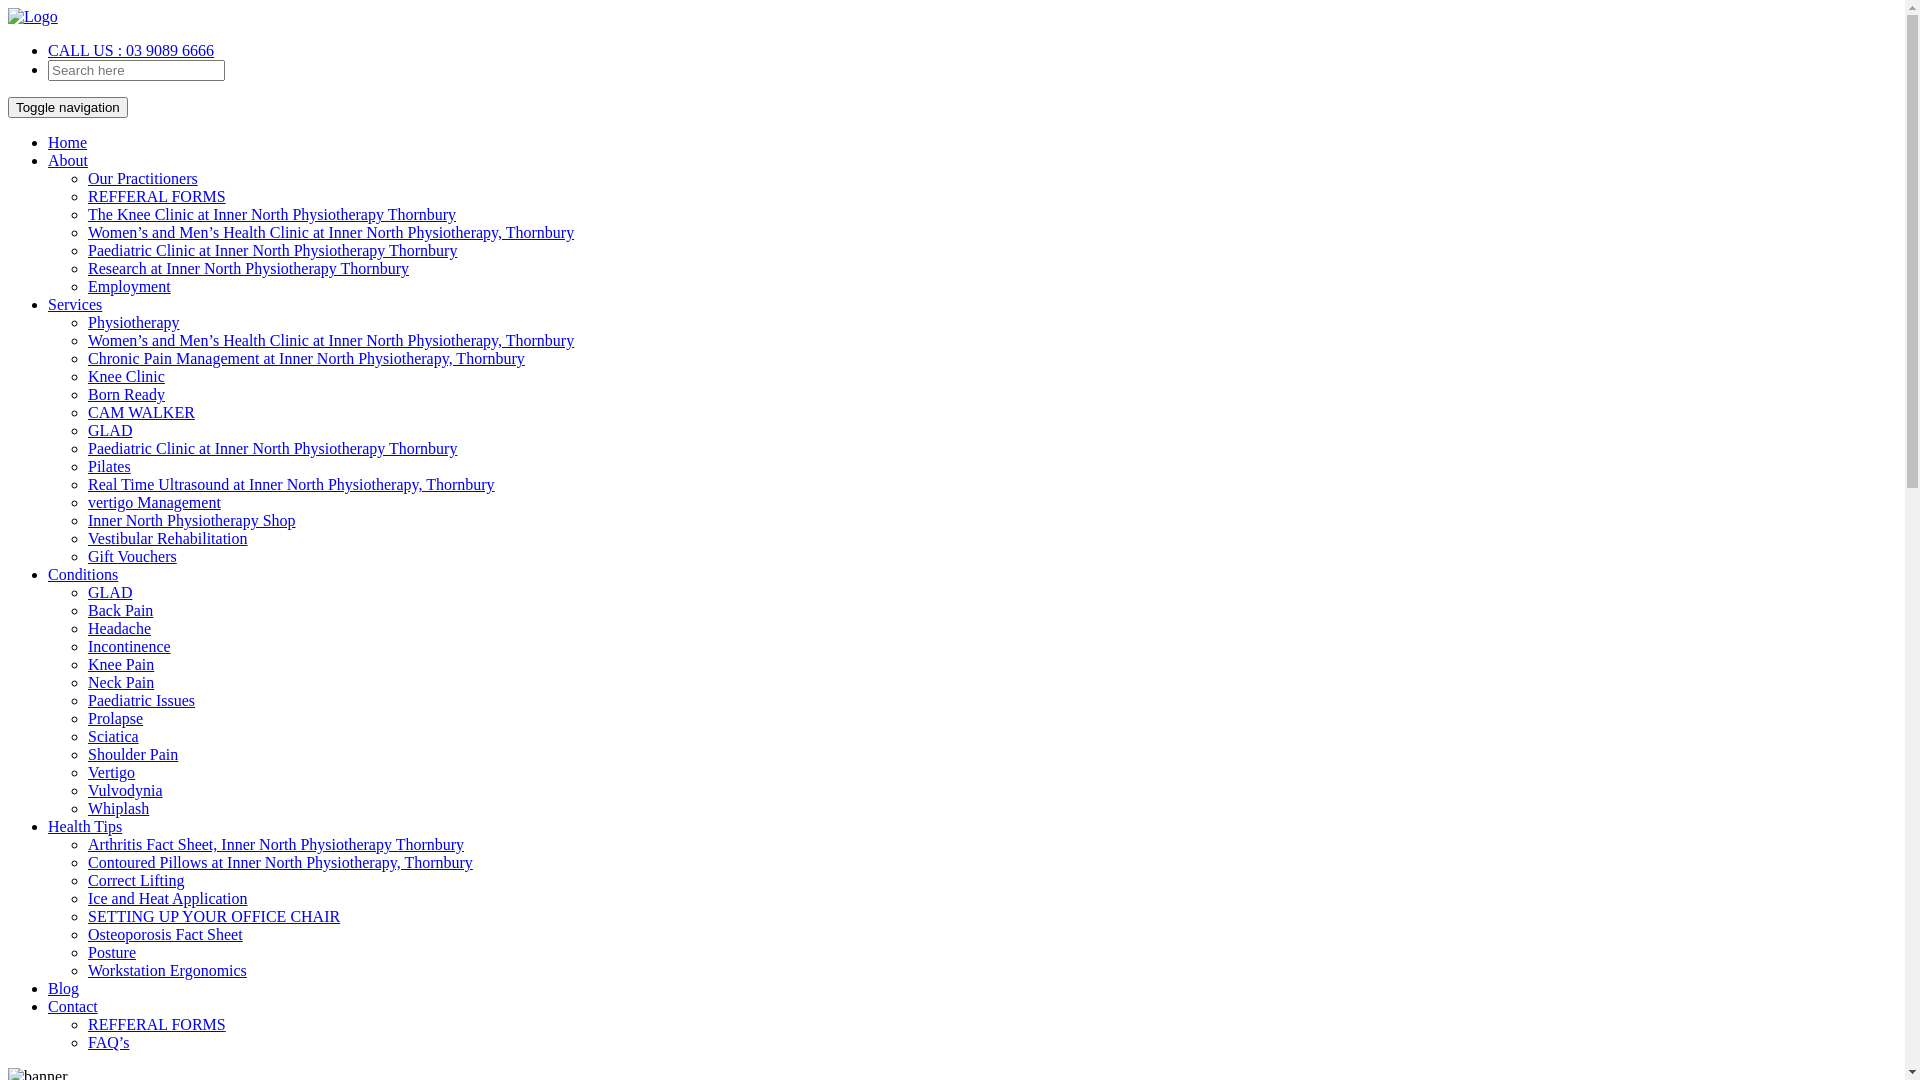 The width and height of the screenshot is (1920, 1080). I want to click on 'Neck Pain', so click(119, 681).